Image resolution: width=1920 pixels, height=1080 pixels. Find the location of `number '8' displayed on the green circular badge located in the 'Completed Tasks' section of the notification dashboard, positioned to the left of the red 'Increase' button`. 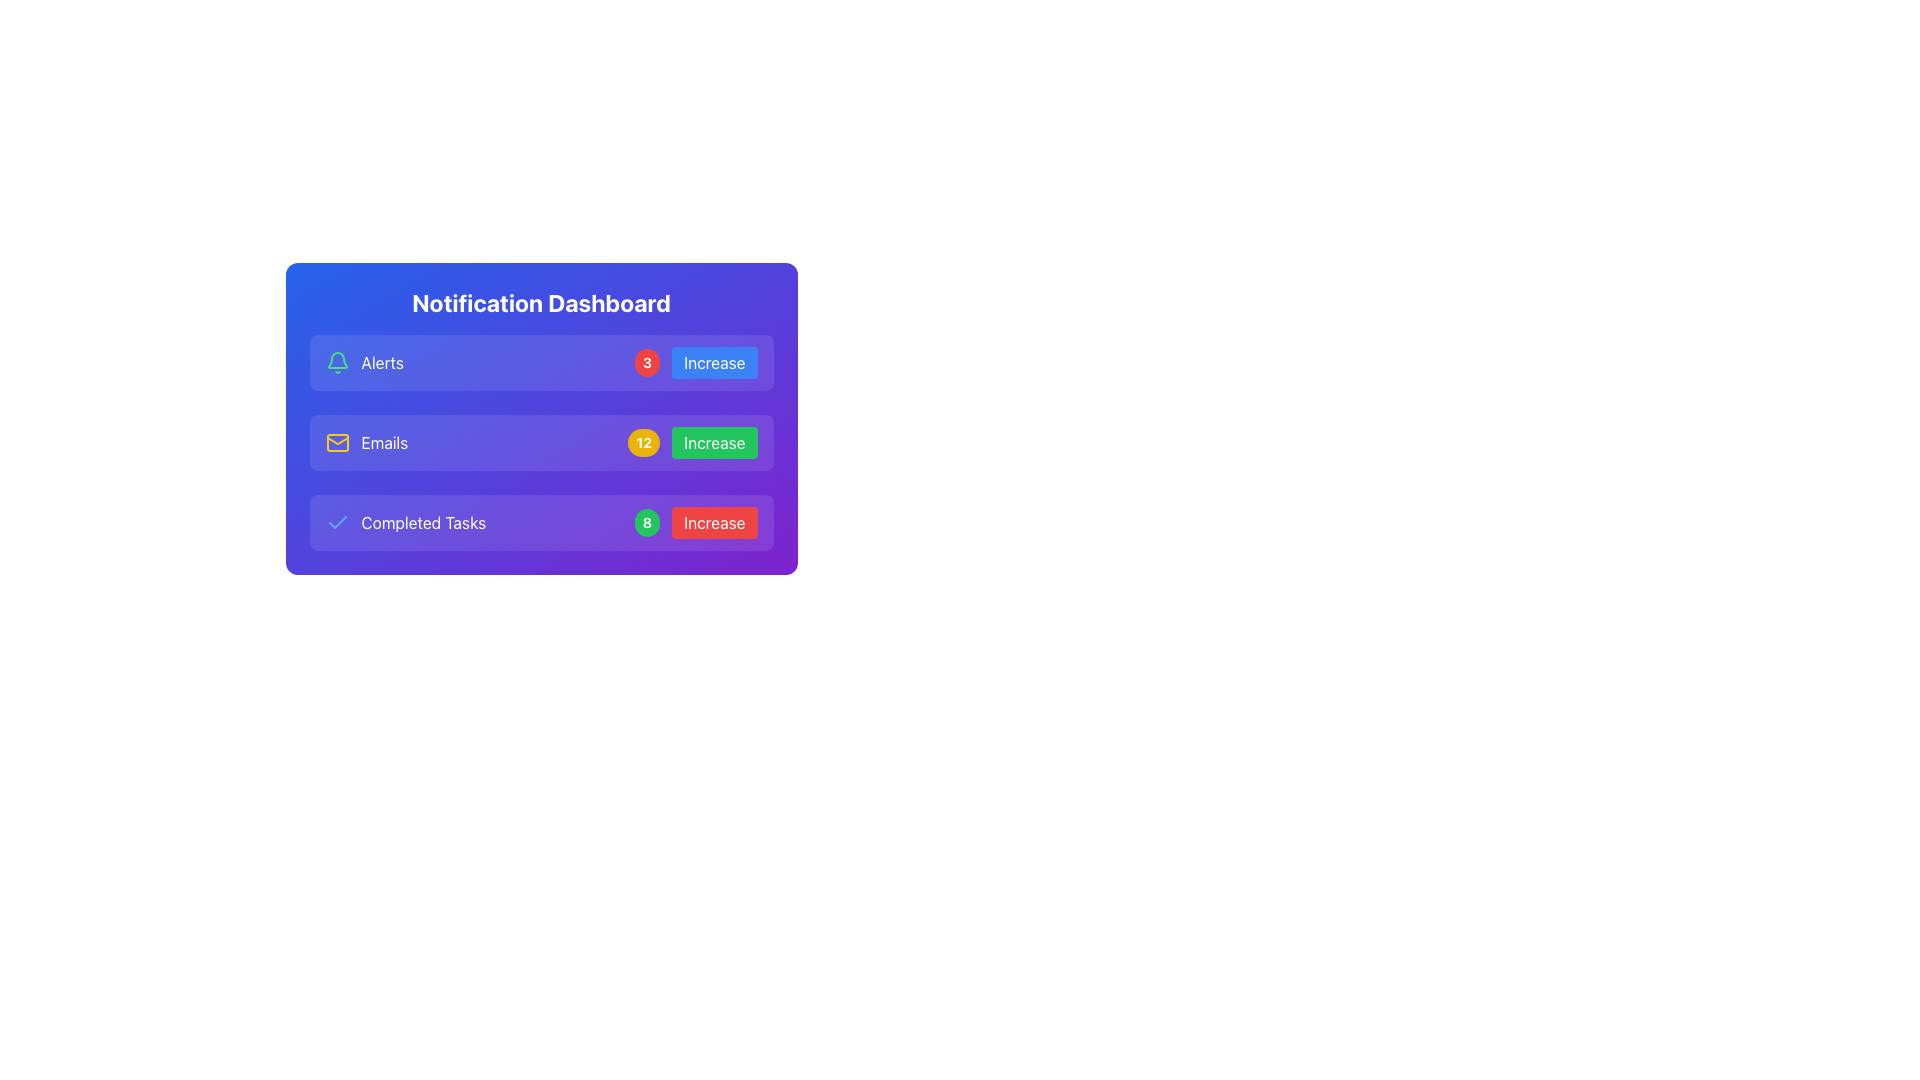

number '8' displayed on the green circular badge located in the 'Completed Tasks' section of the notification dashboard, positioned to the left of the red 'Increase' button is located at coordinates (647, 522).